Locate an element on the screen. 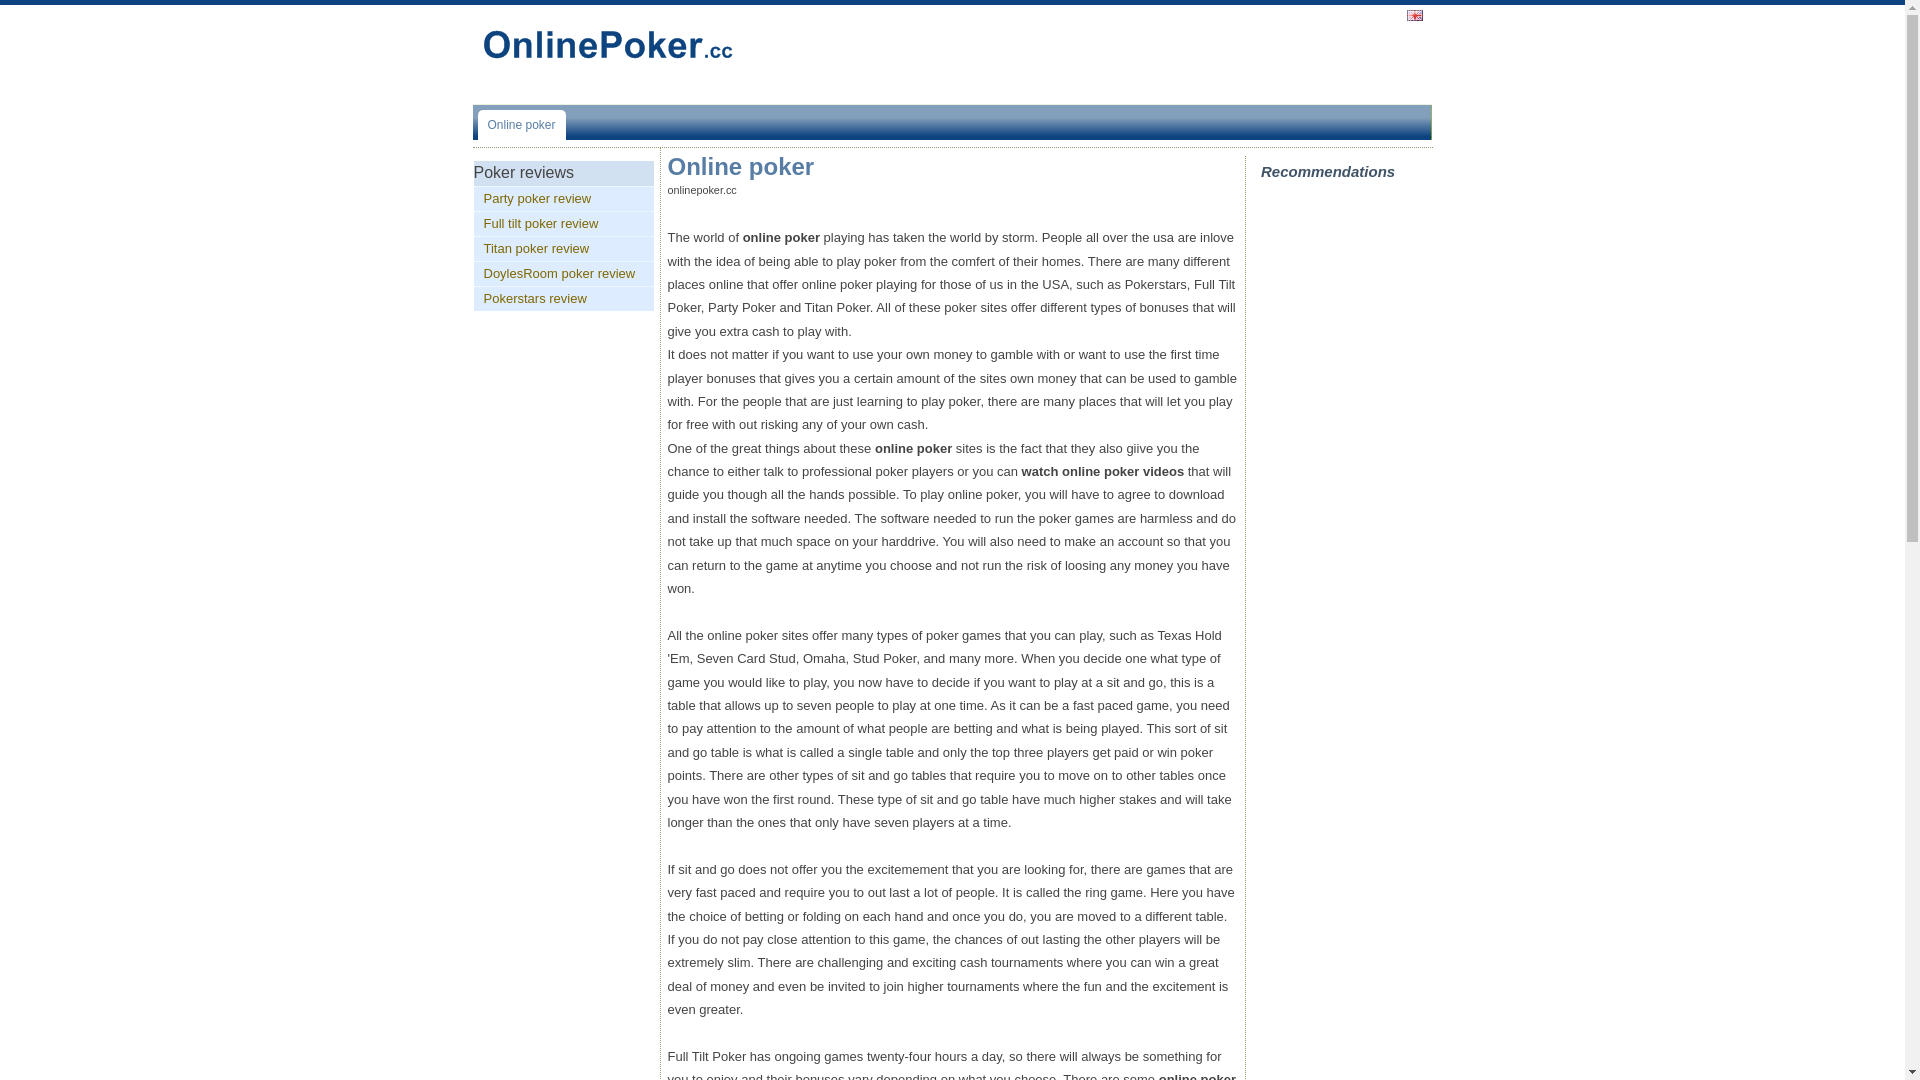 The height and width of the screenshot is (1080, 1920). 'DoylesRoom poker review' is located at coordinates (563, 273).